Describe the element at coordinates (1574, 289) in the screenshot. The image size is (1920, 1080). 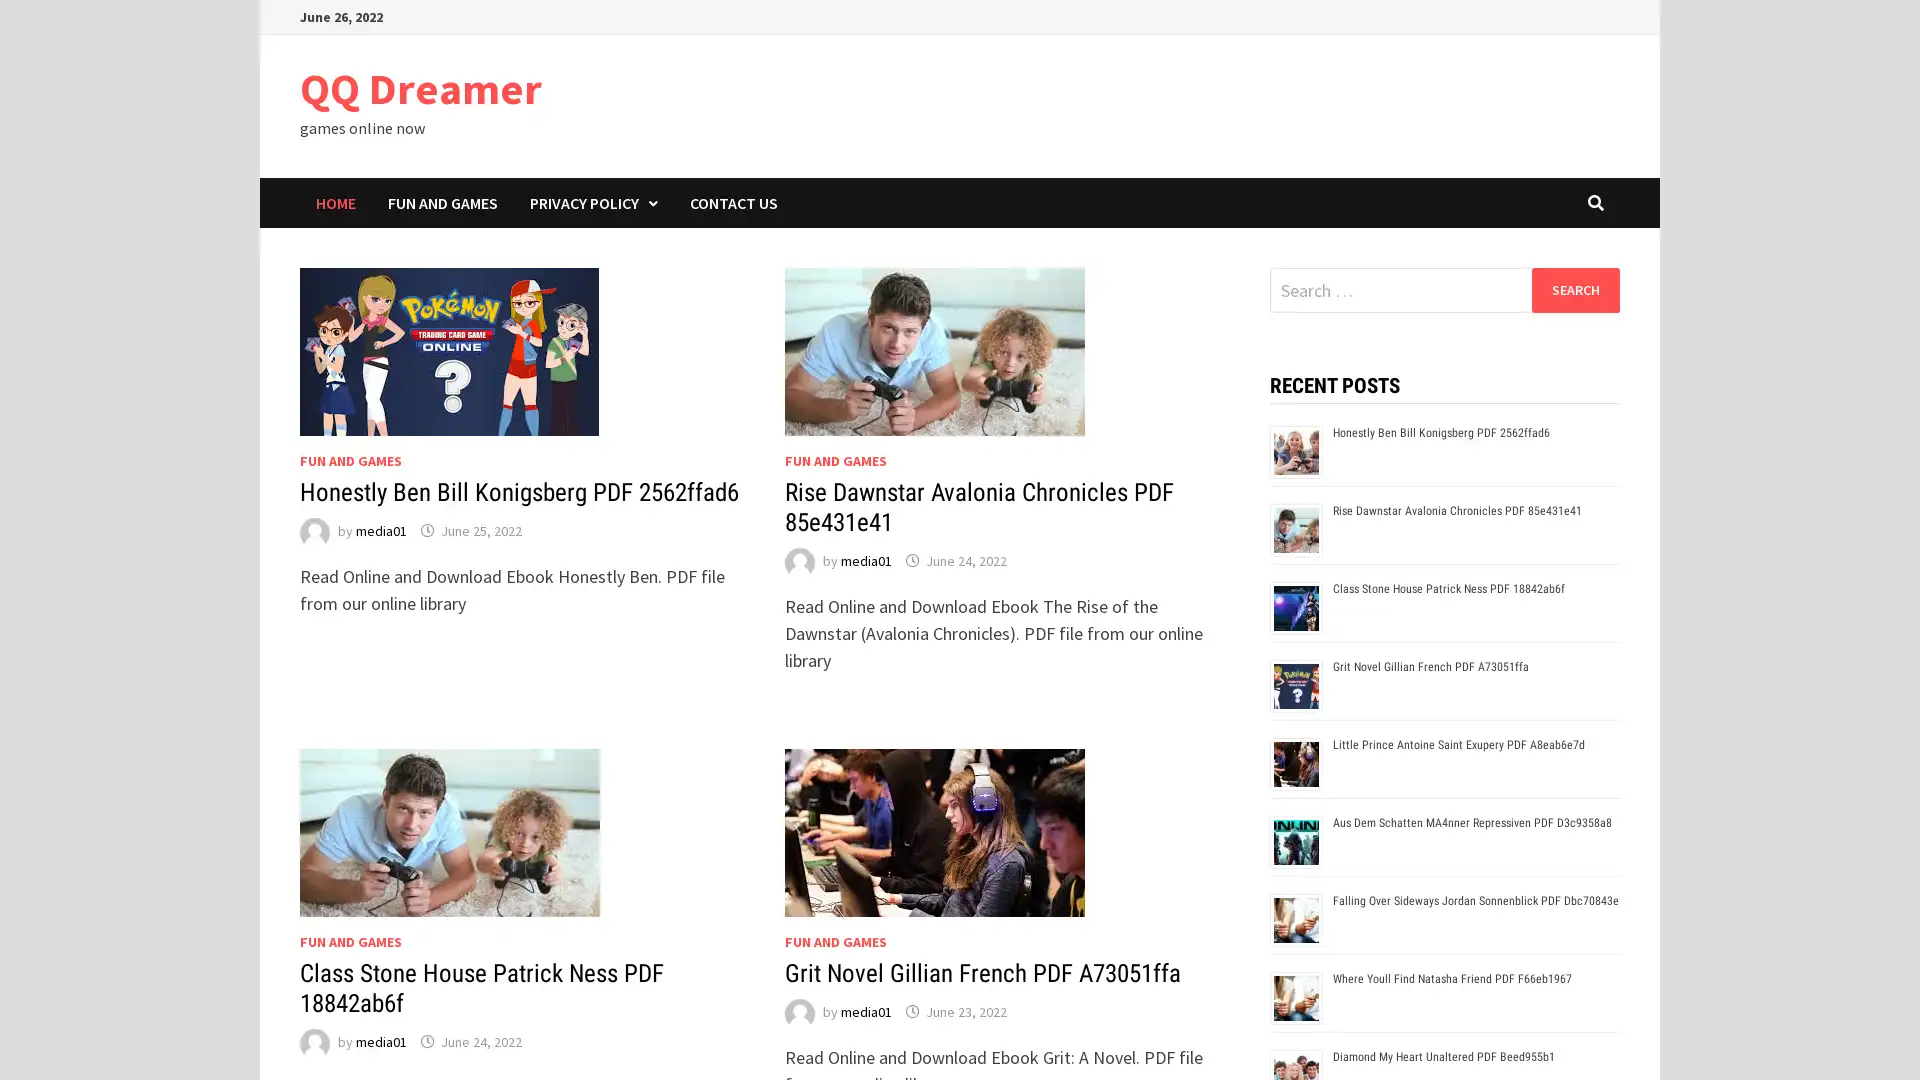
I see `Search` at that location.